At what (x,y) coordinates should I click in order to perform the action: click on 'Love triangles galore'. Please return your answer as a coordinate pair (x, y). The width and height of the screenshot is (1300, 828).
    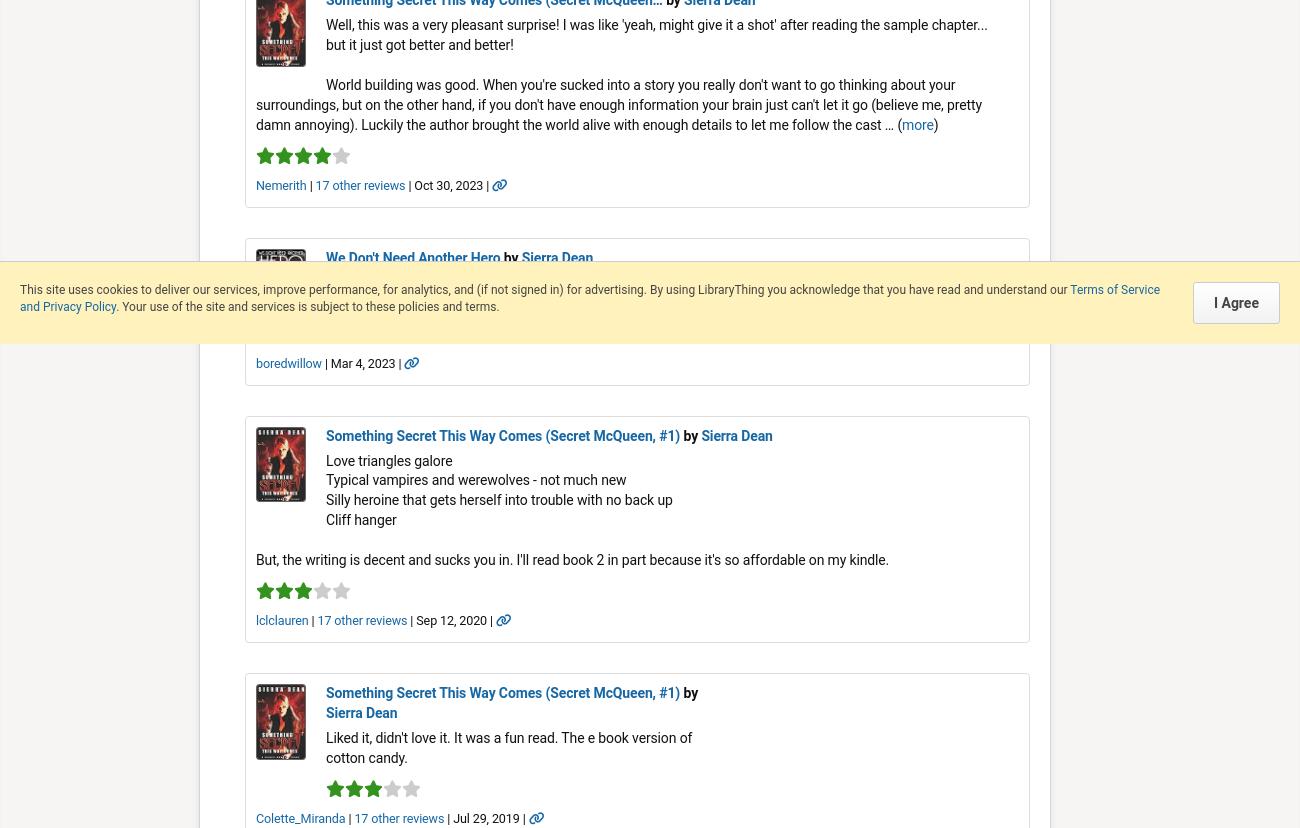
    Looking at the image, I should click on (325, 459).